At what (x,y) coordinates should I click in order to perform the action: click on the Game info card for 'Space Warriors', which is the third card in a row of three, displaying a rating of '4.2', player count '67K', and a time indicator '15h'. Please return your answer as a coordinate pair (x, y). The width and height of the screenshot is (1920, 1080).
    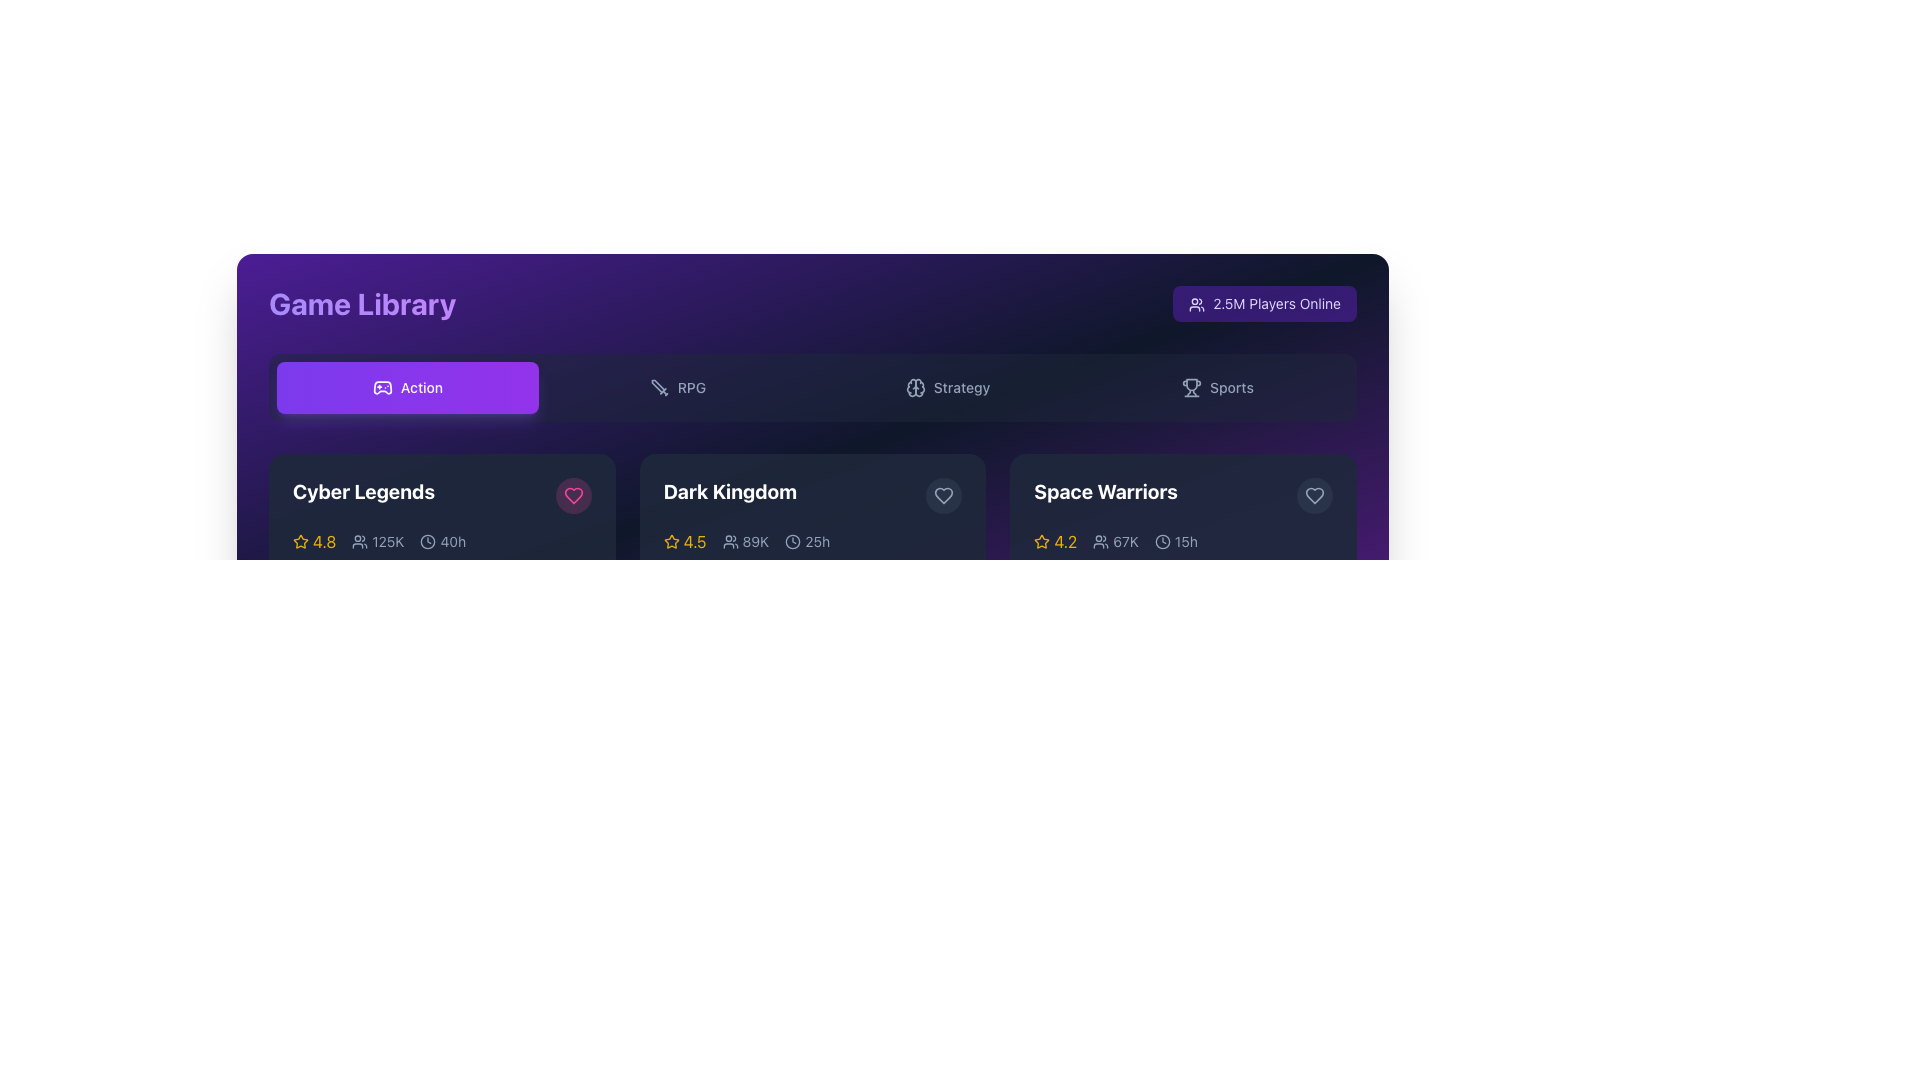
    Looking at the image, I should click on (1183, 547).